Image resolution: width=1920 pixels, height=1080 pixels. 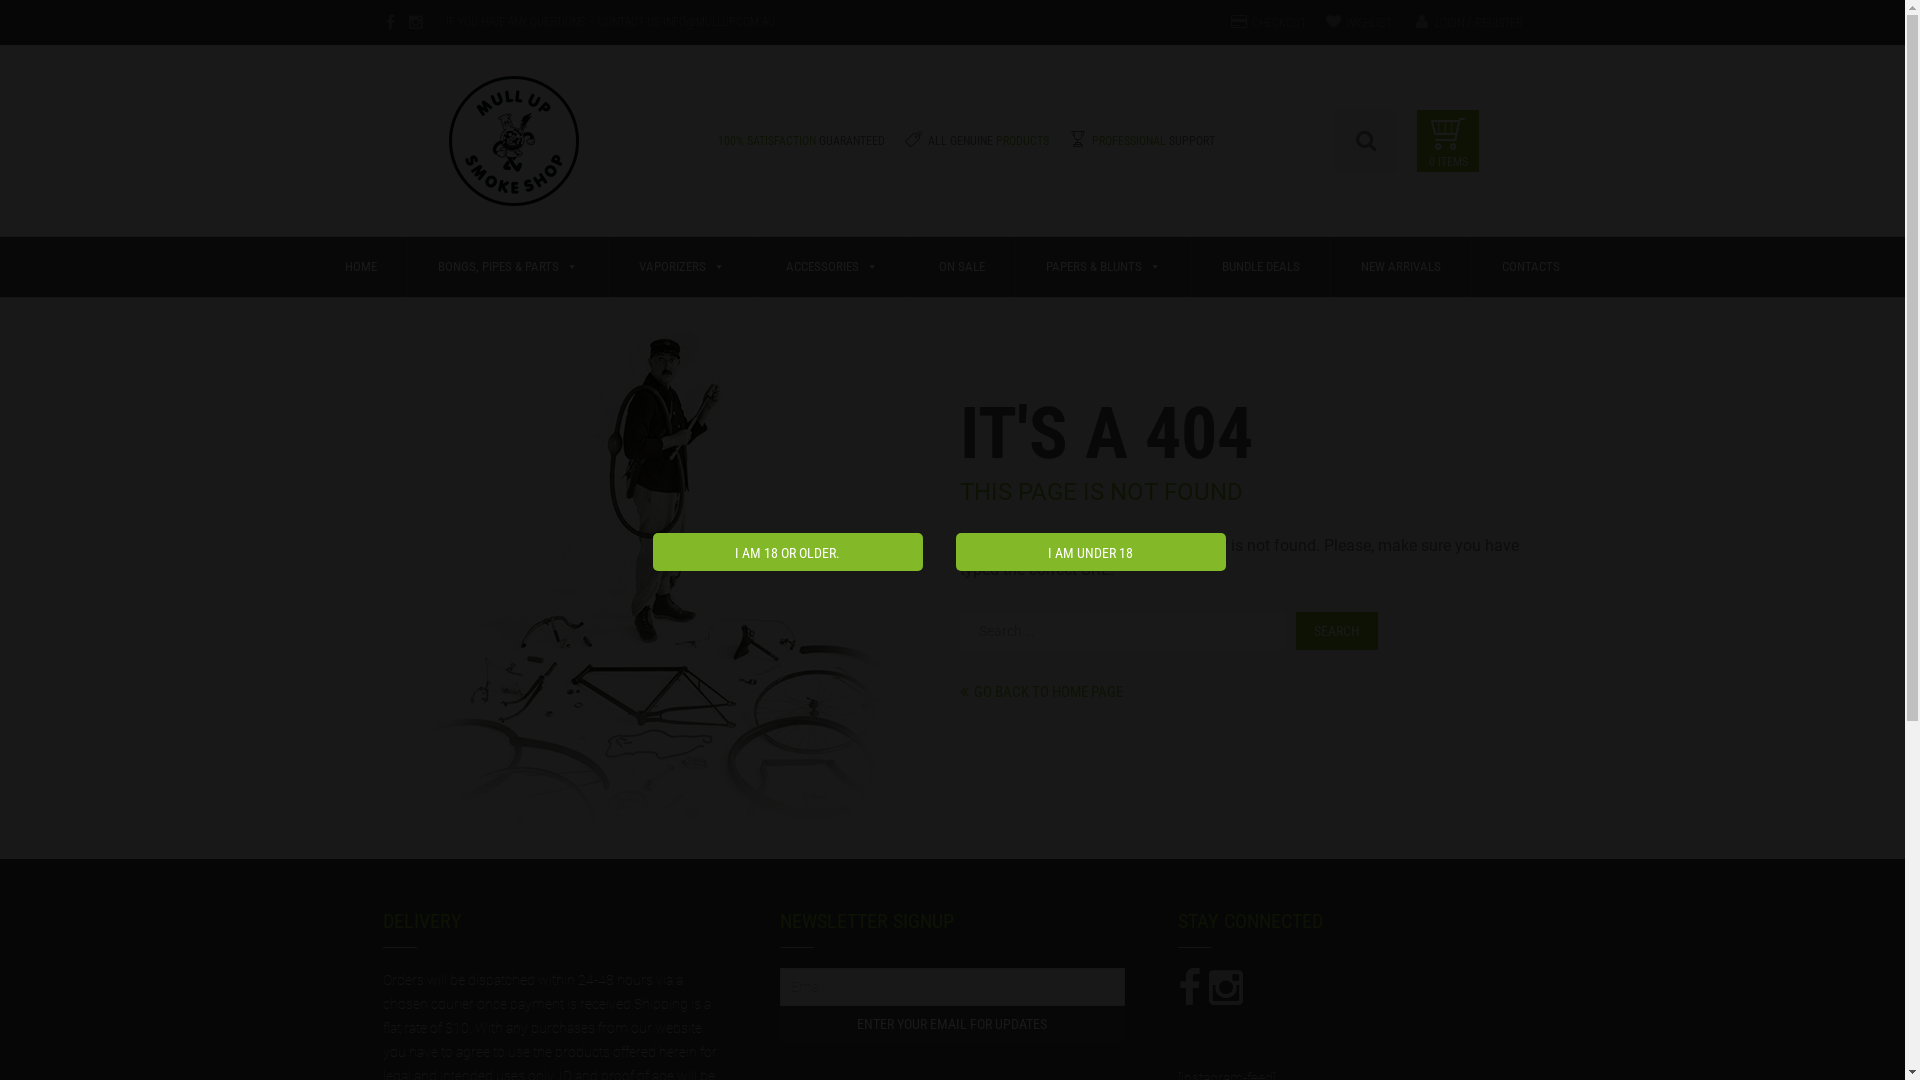 What do you see at coordinates (954, 551) in the screenshot?
I see `'I am under 18'` at bounding box center [954, 551].